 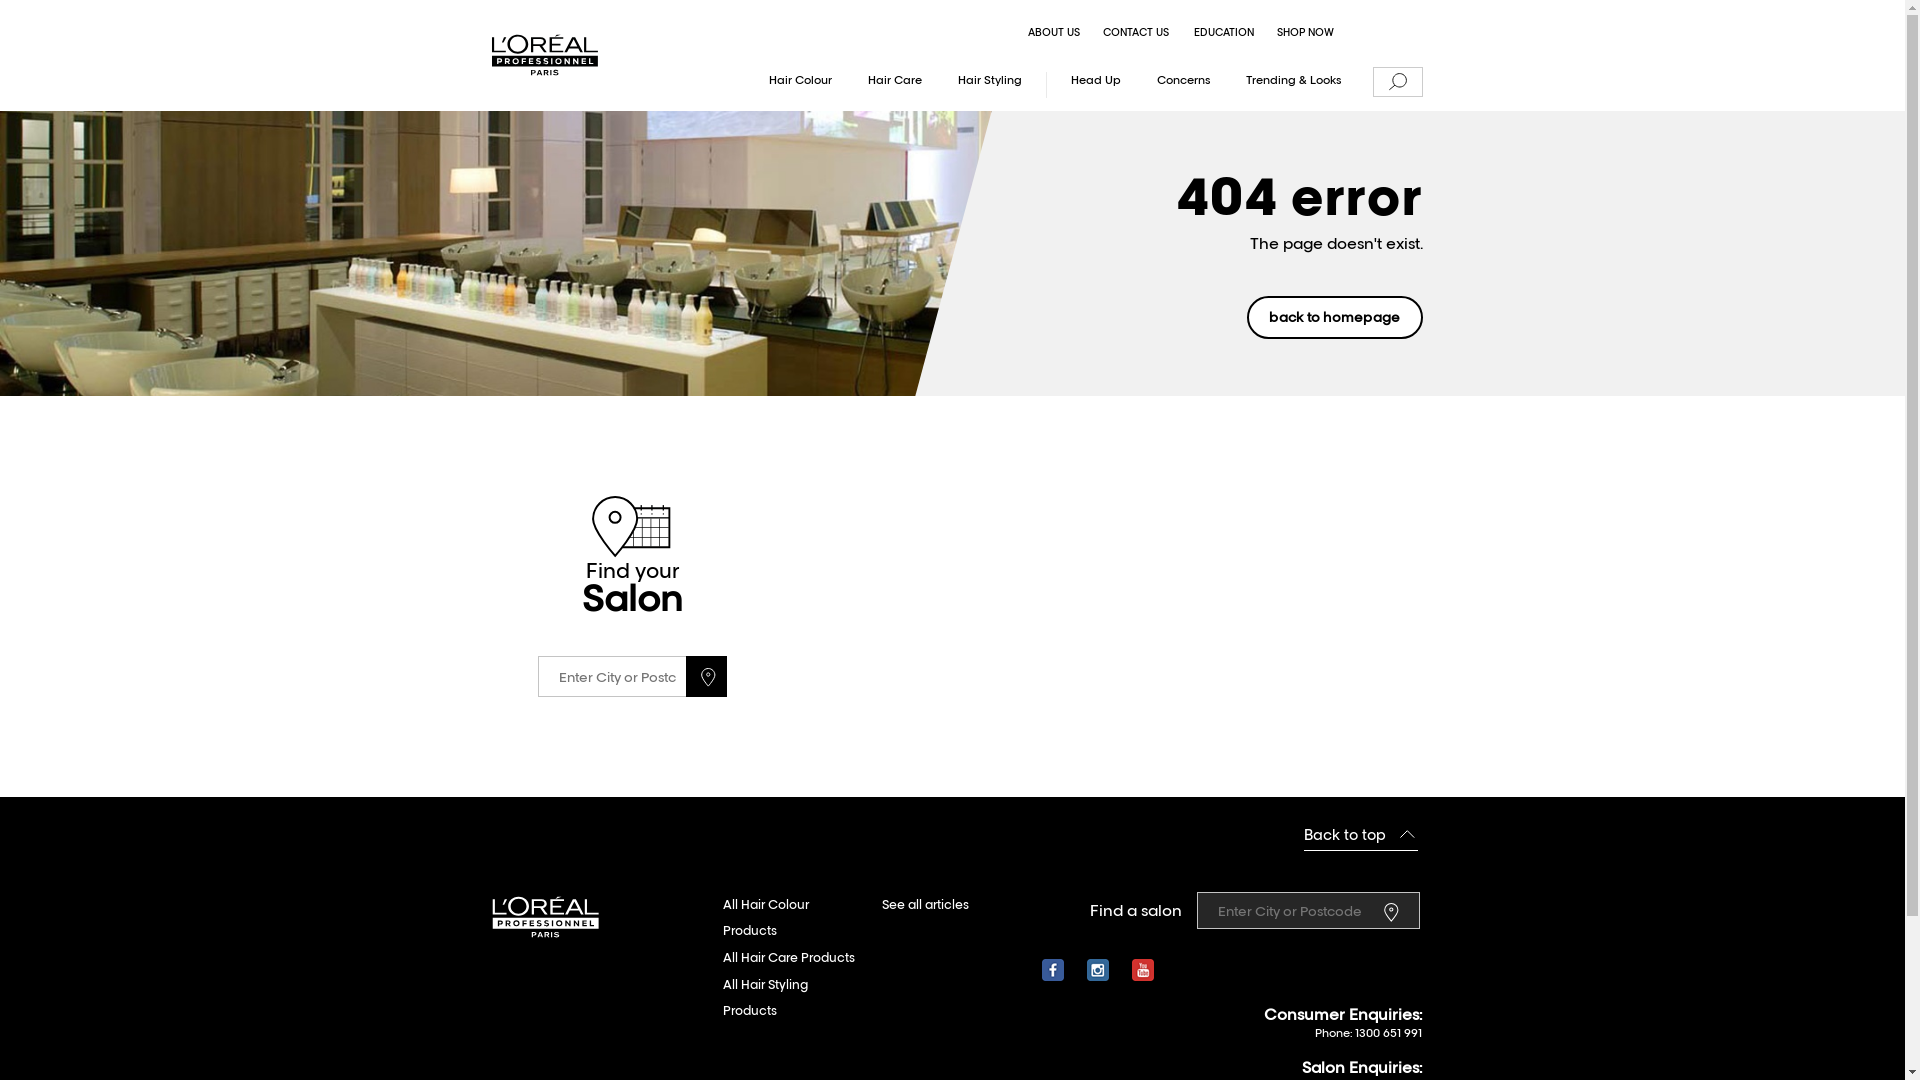 What do you see at coordinates (924, 905) in the screenshot?
I see `'See all articles'` at bounding box center [924, 905].